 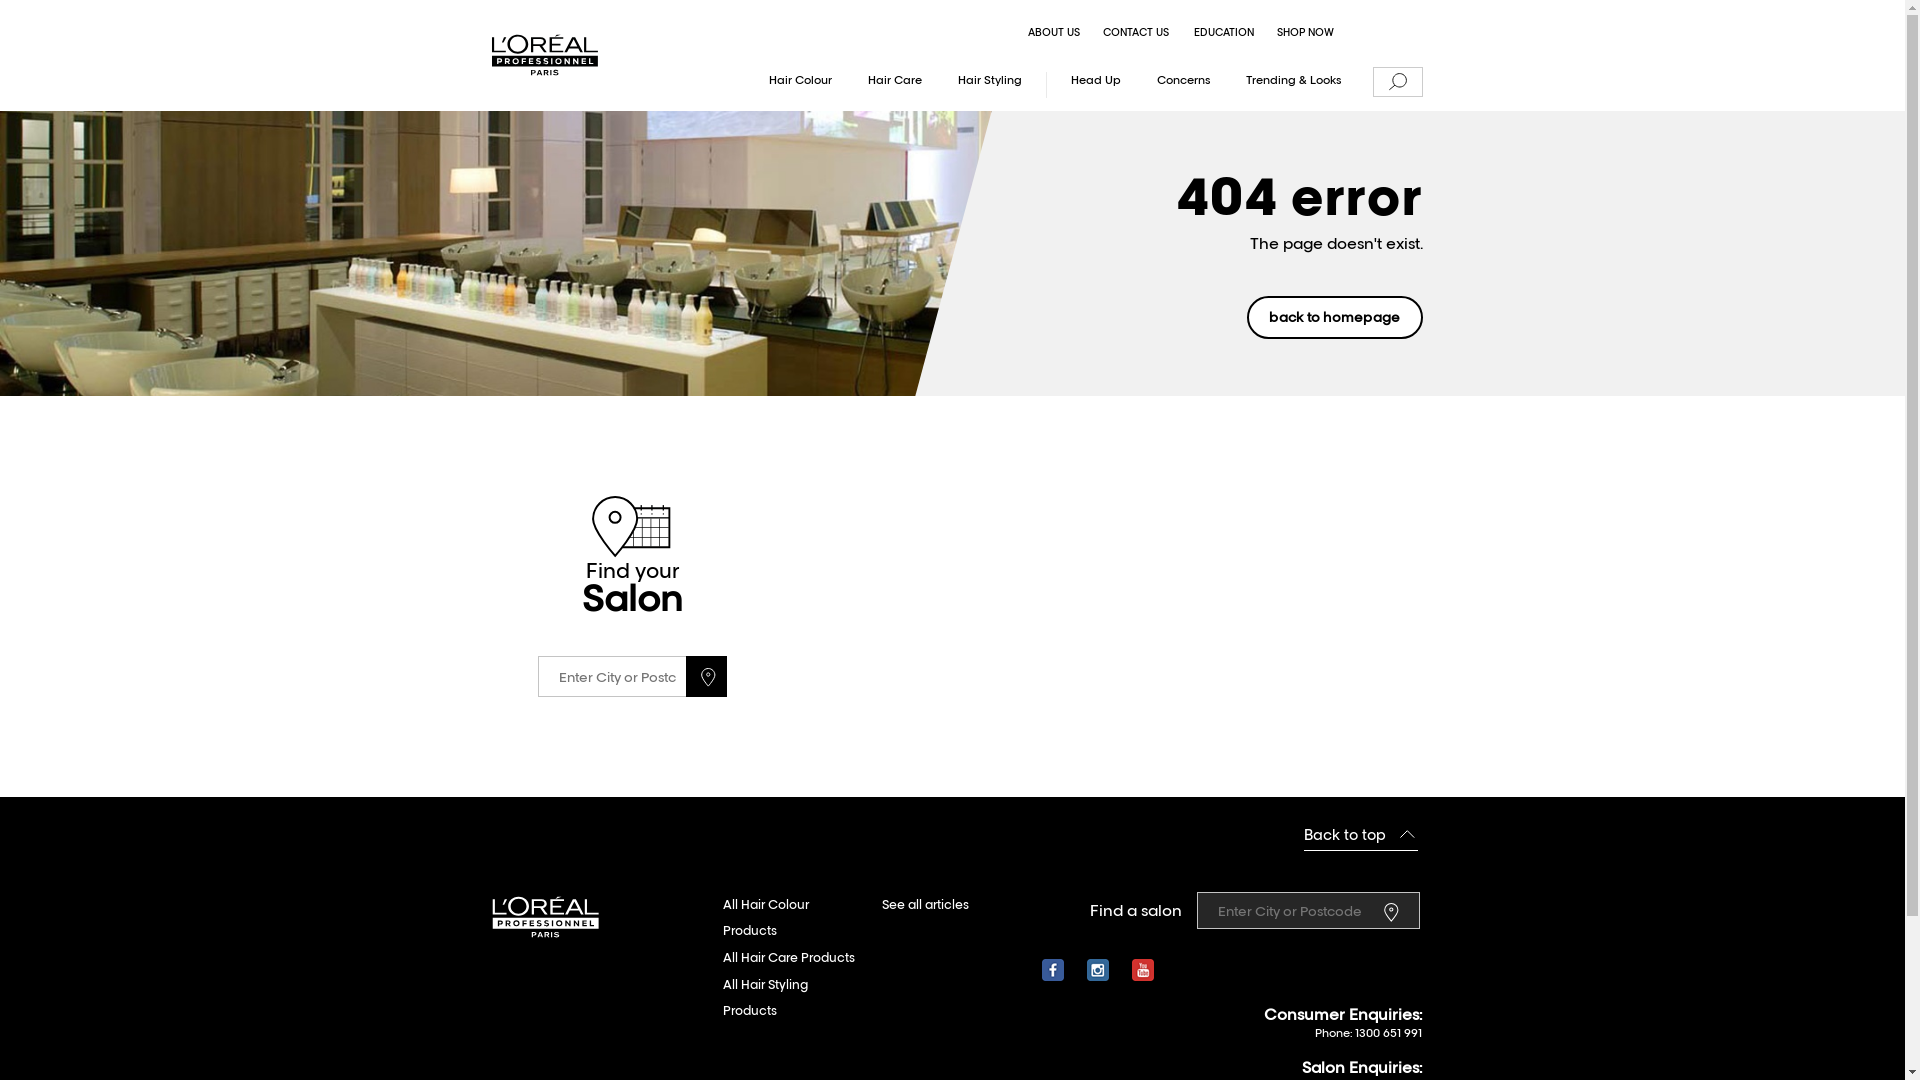 What do you see at coordinates (924, 905) in the screenshot?
I see `'See all articles'` at bounding box center [924, 905].